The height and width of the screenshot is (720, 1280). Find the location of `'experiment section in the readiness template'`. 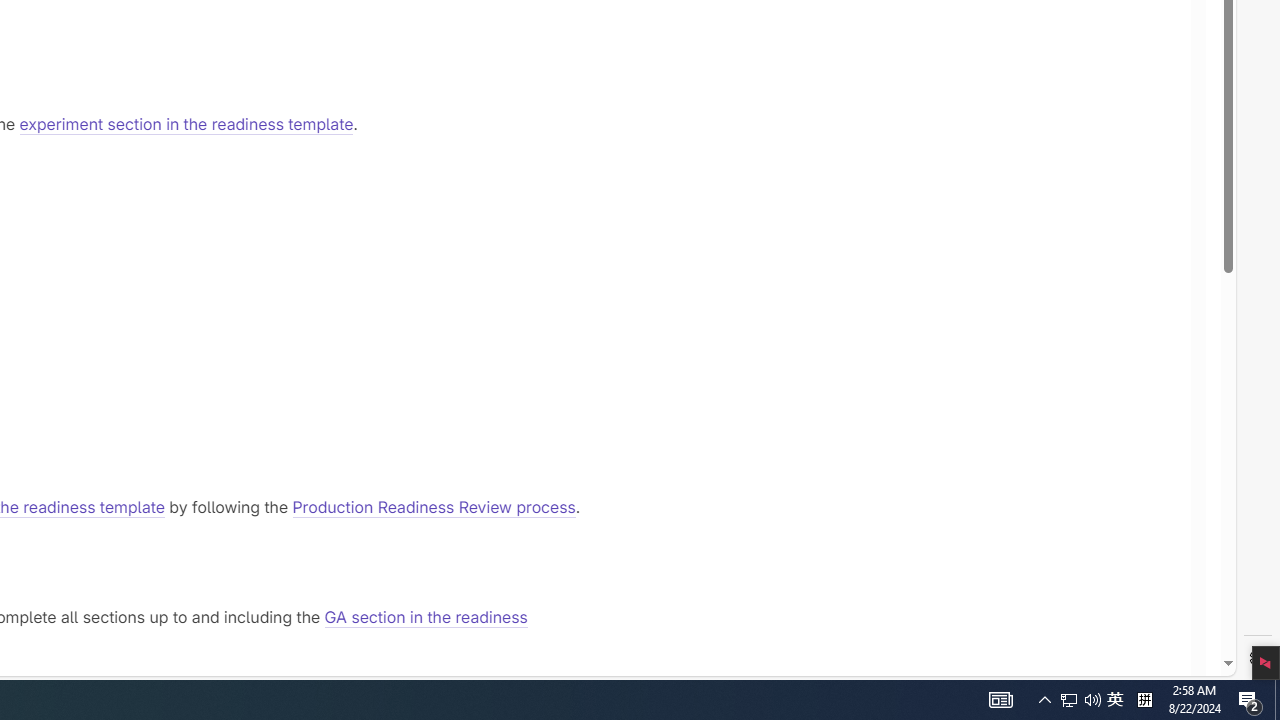

'experiment section in the readiness template' is located at coordinates (186, 124).